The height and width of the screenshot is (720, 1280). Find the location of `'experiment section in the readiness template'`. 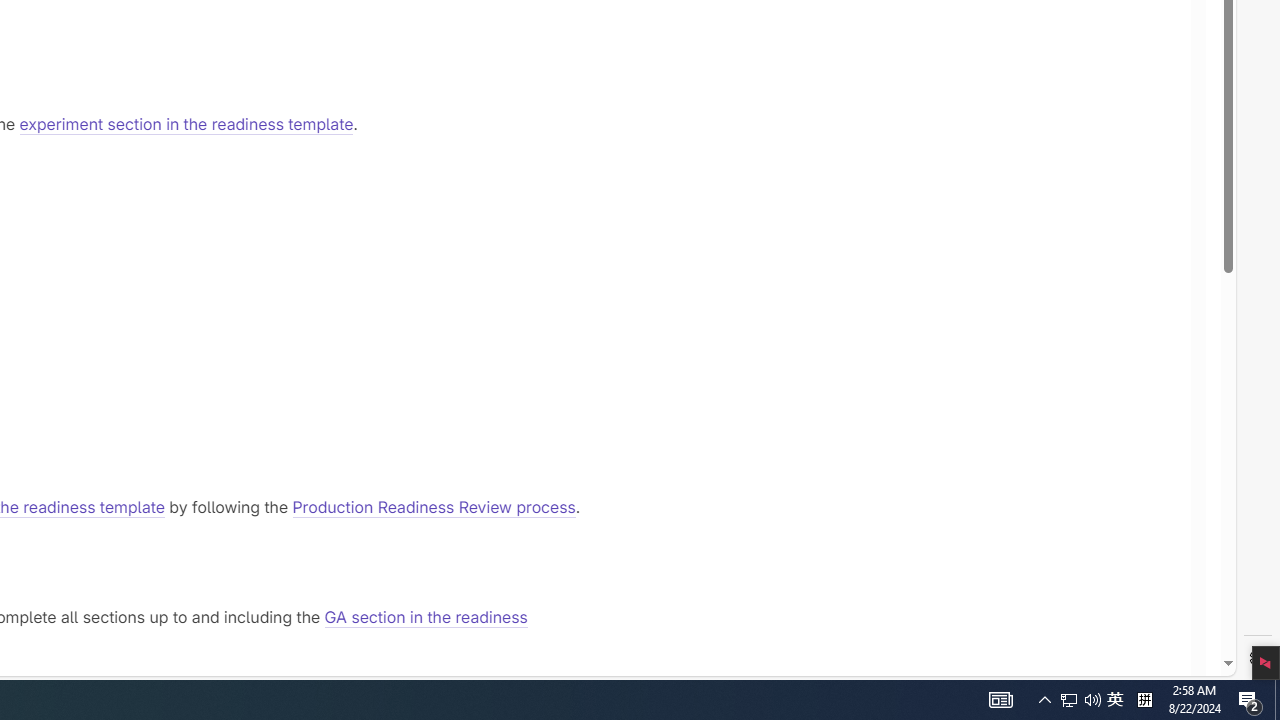

'experiment section in the readiness template' is located at coordinates (186, 124).